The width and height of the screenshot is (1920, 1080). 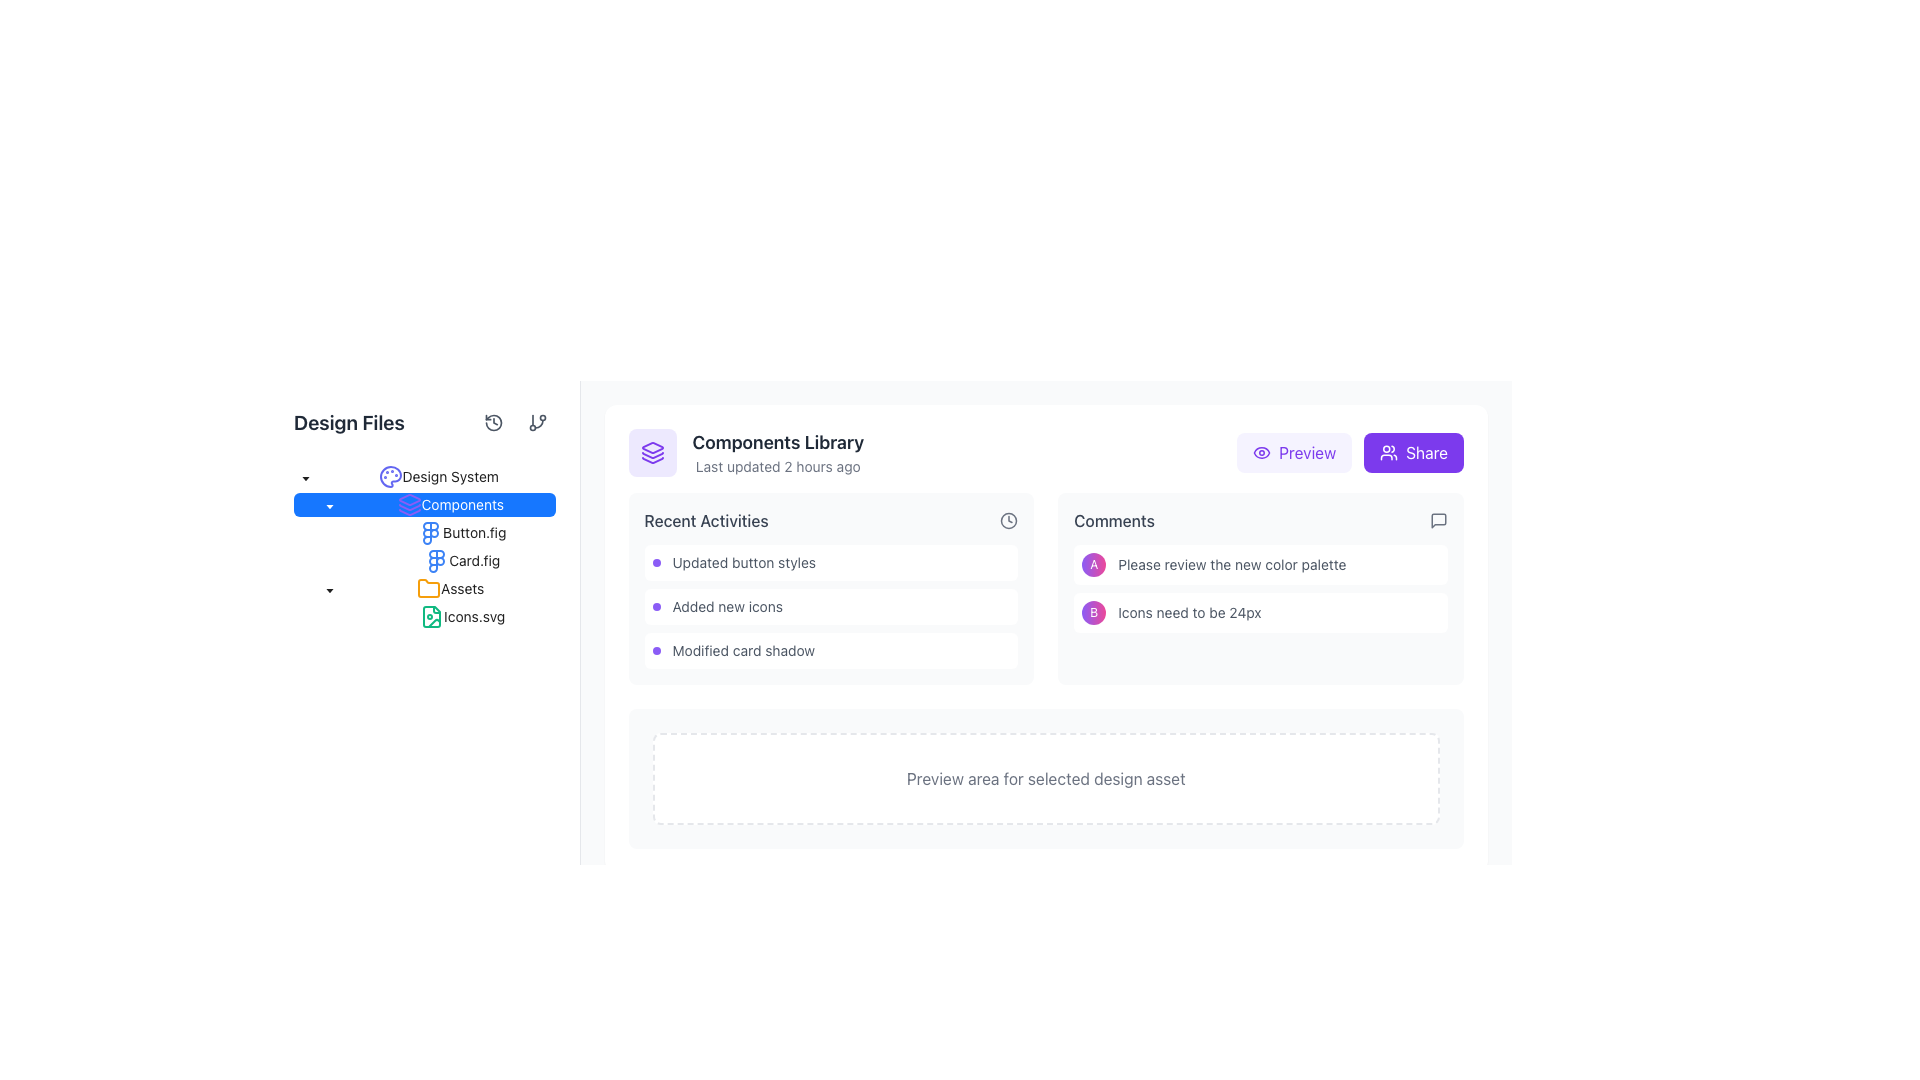 What do you see at coordinates (493, 422) in the screenshot?
I see `the clock icon with a counterclockwise arrow located in the sidebar near the 'Design Files' header` at bounding box center [493, 422].